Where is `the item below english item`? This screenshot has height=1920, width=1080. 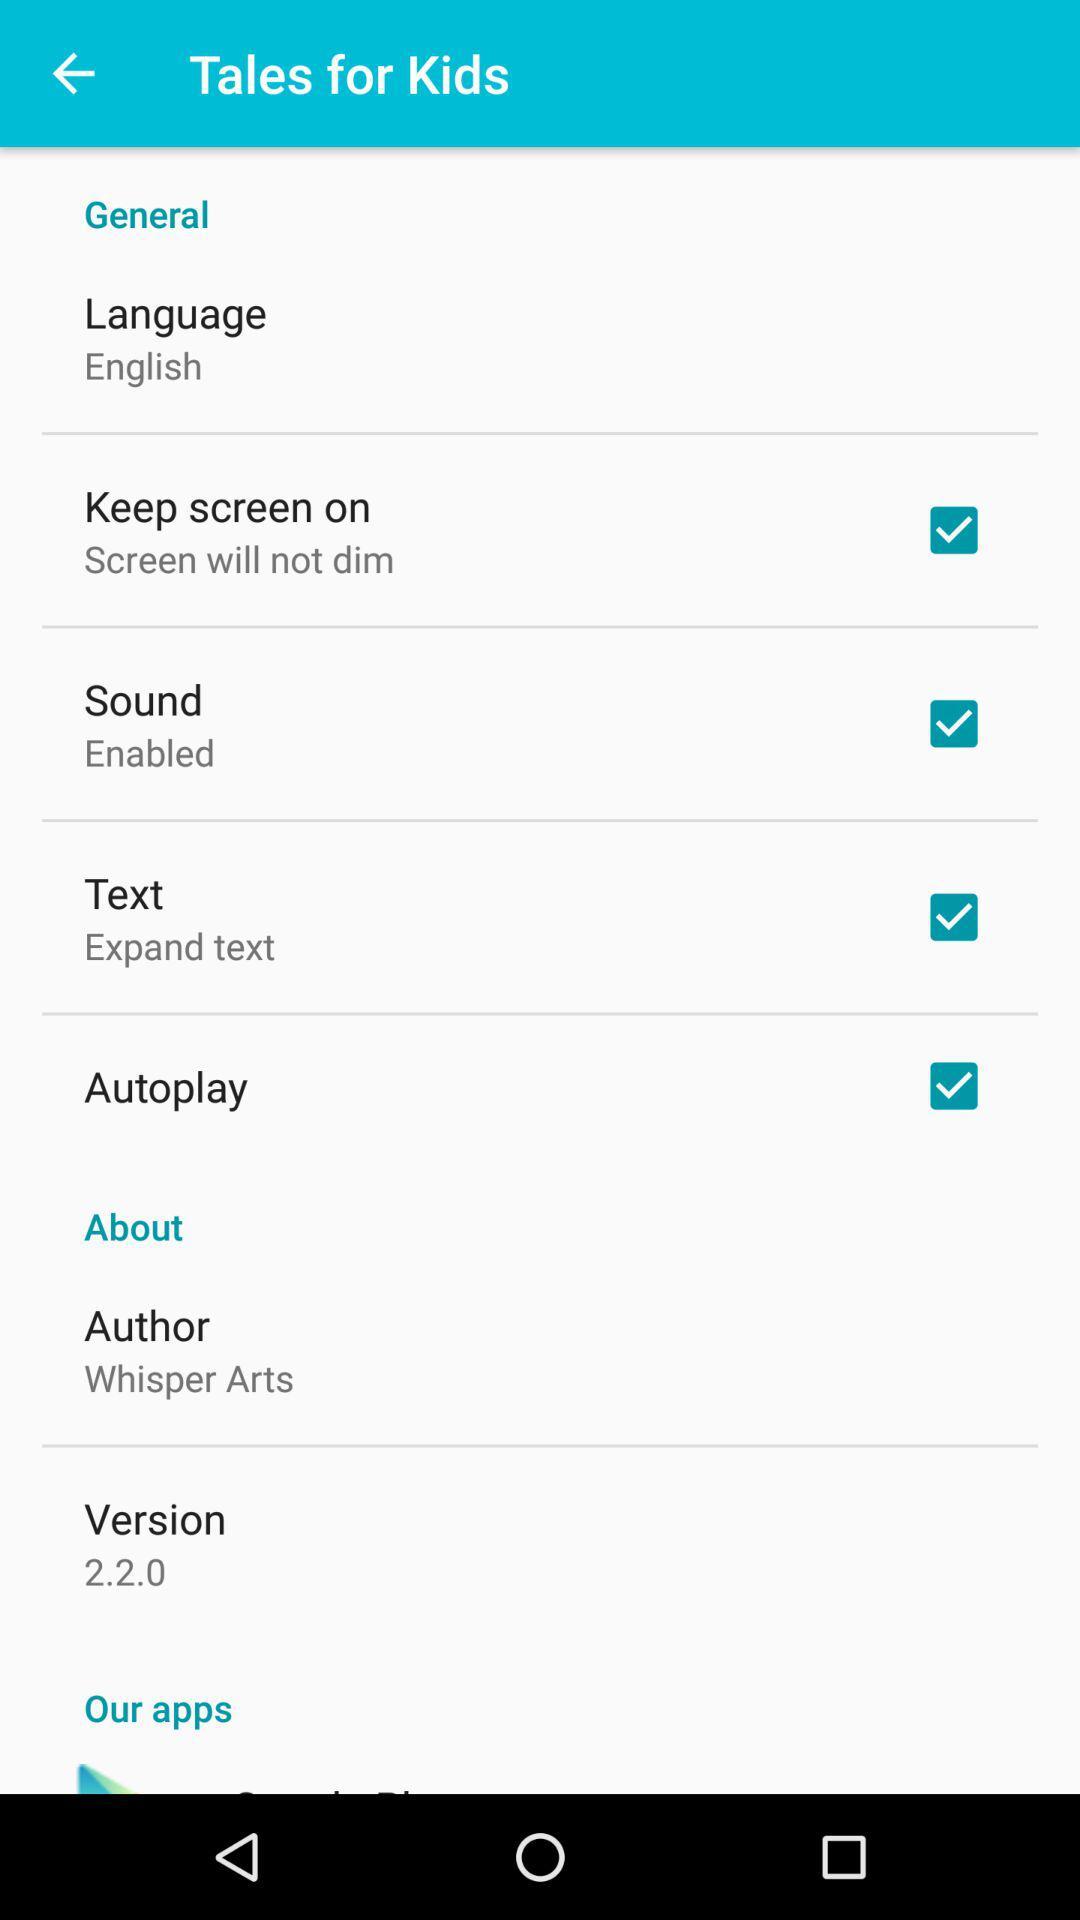 the item below english item is located at coordinates (226, 505).